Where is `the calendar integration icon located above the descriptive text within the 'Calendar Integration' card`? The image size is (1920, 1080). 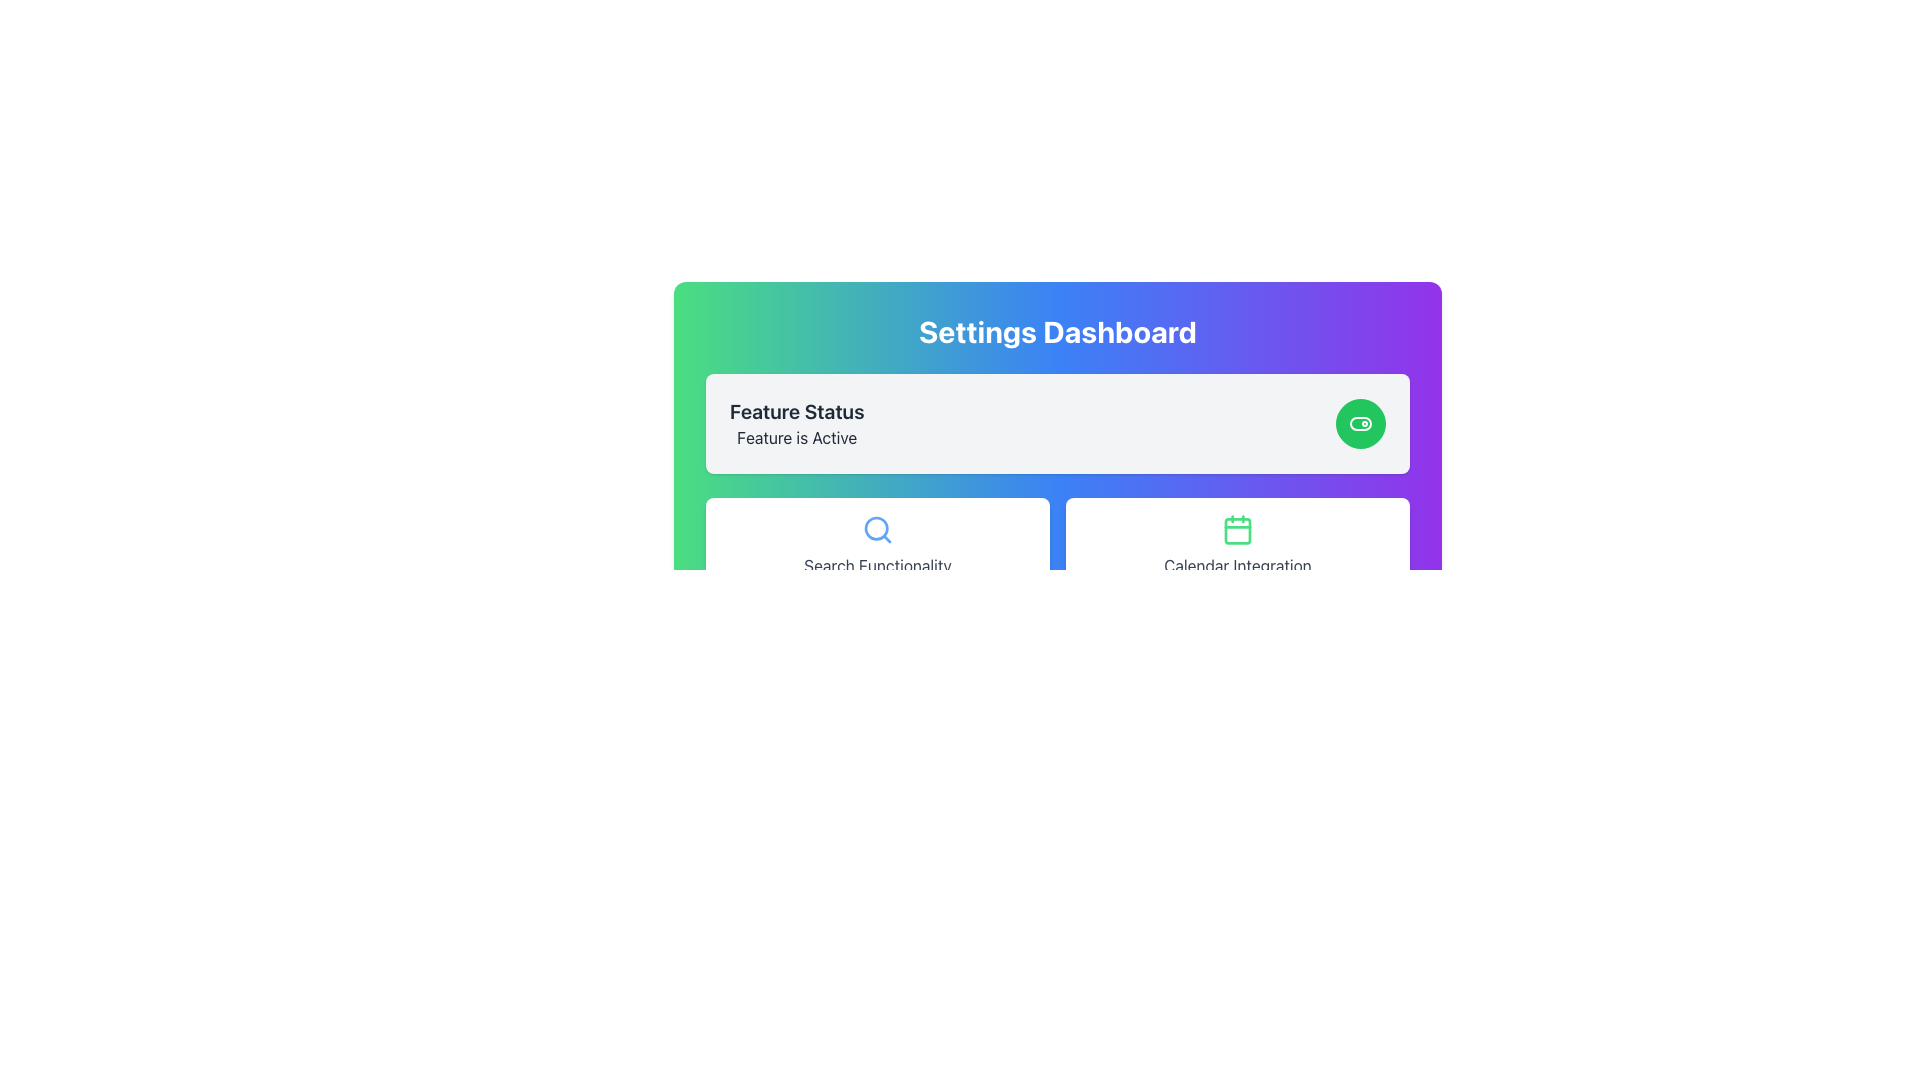 the calendar integration icon located above the descriptive text within the 'Calendar Integration' card is located at coordinates (1237, 528).